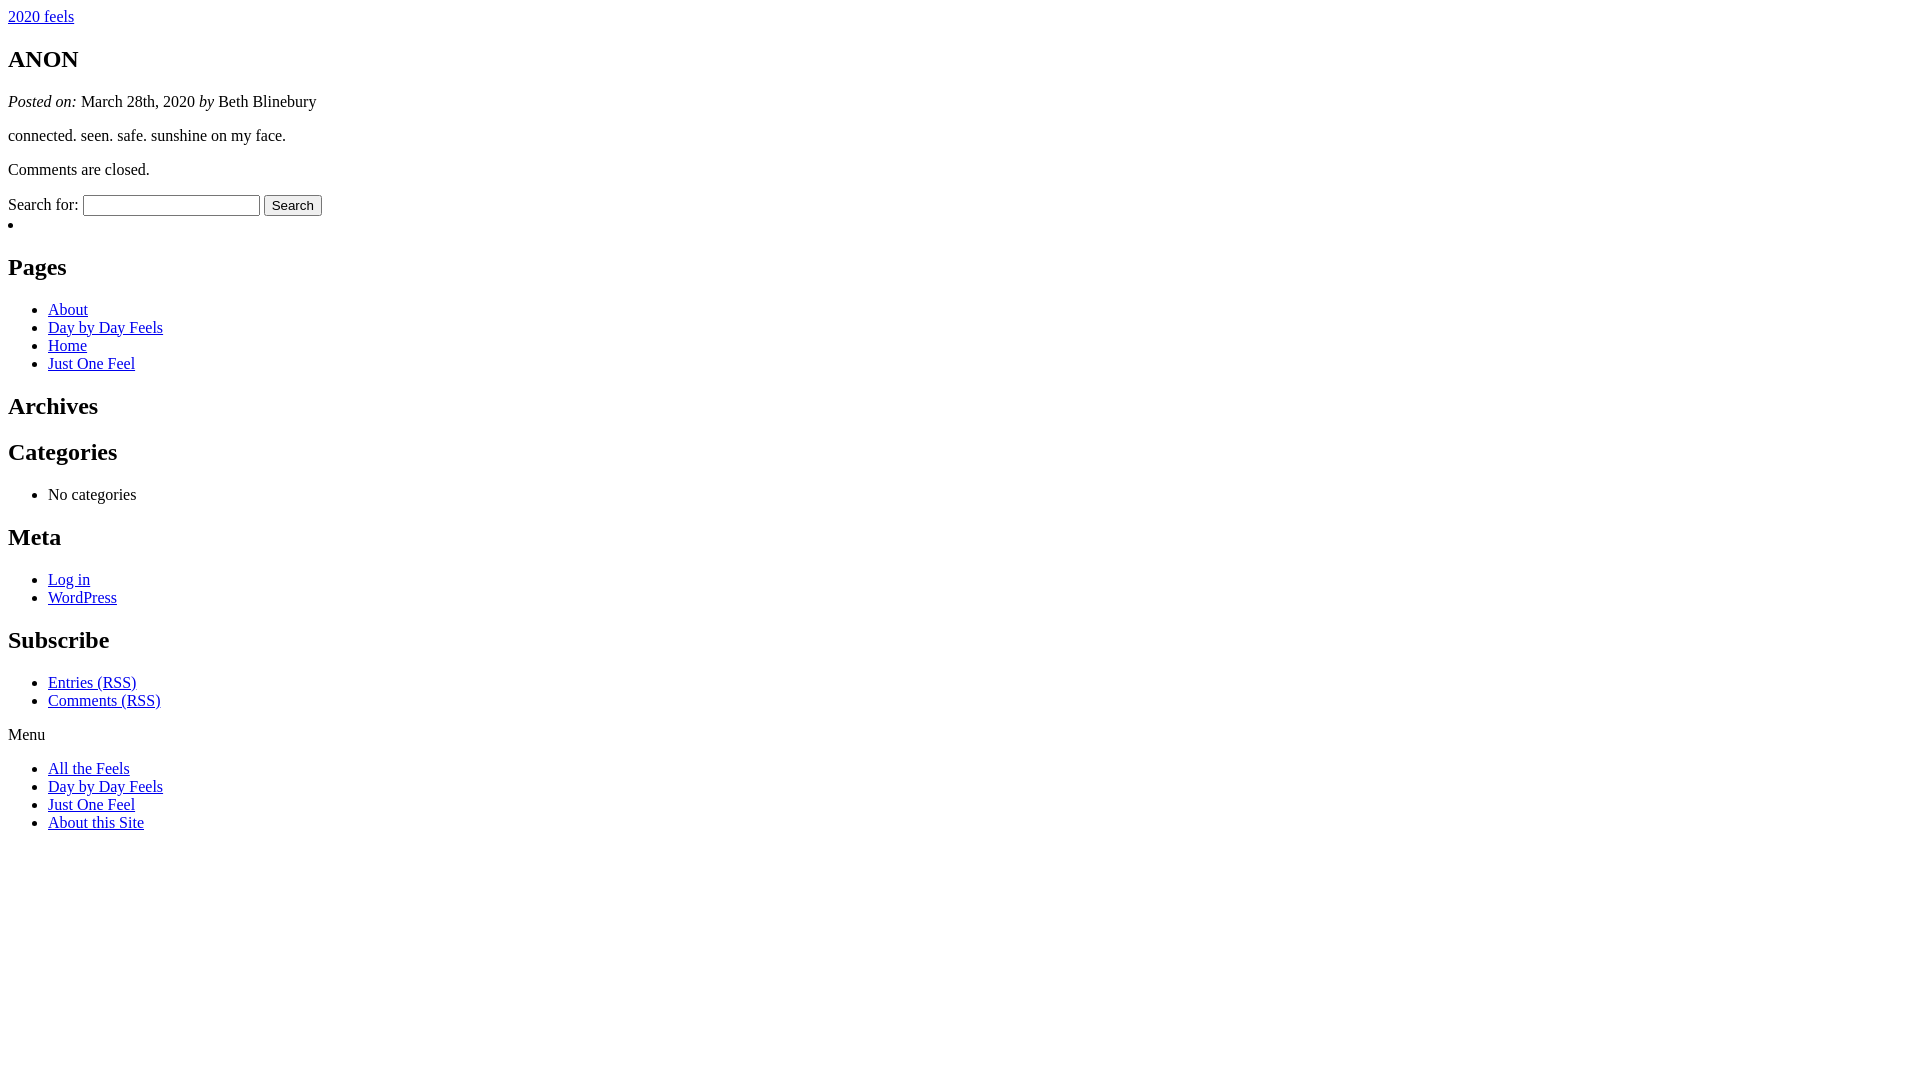 The width and height of the screenshot is (1920, 1080). Describe the element at coordinates (68, 579) in the screenshot. I see `'Log in'` at that location.